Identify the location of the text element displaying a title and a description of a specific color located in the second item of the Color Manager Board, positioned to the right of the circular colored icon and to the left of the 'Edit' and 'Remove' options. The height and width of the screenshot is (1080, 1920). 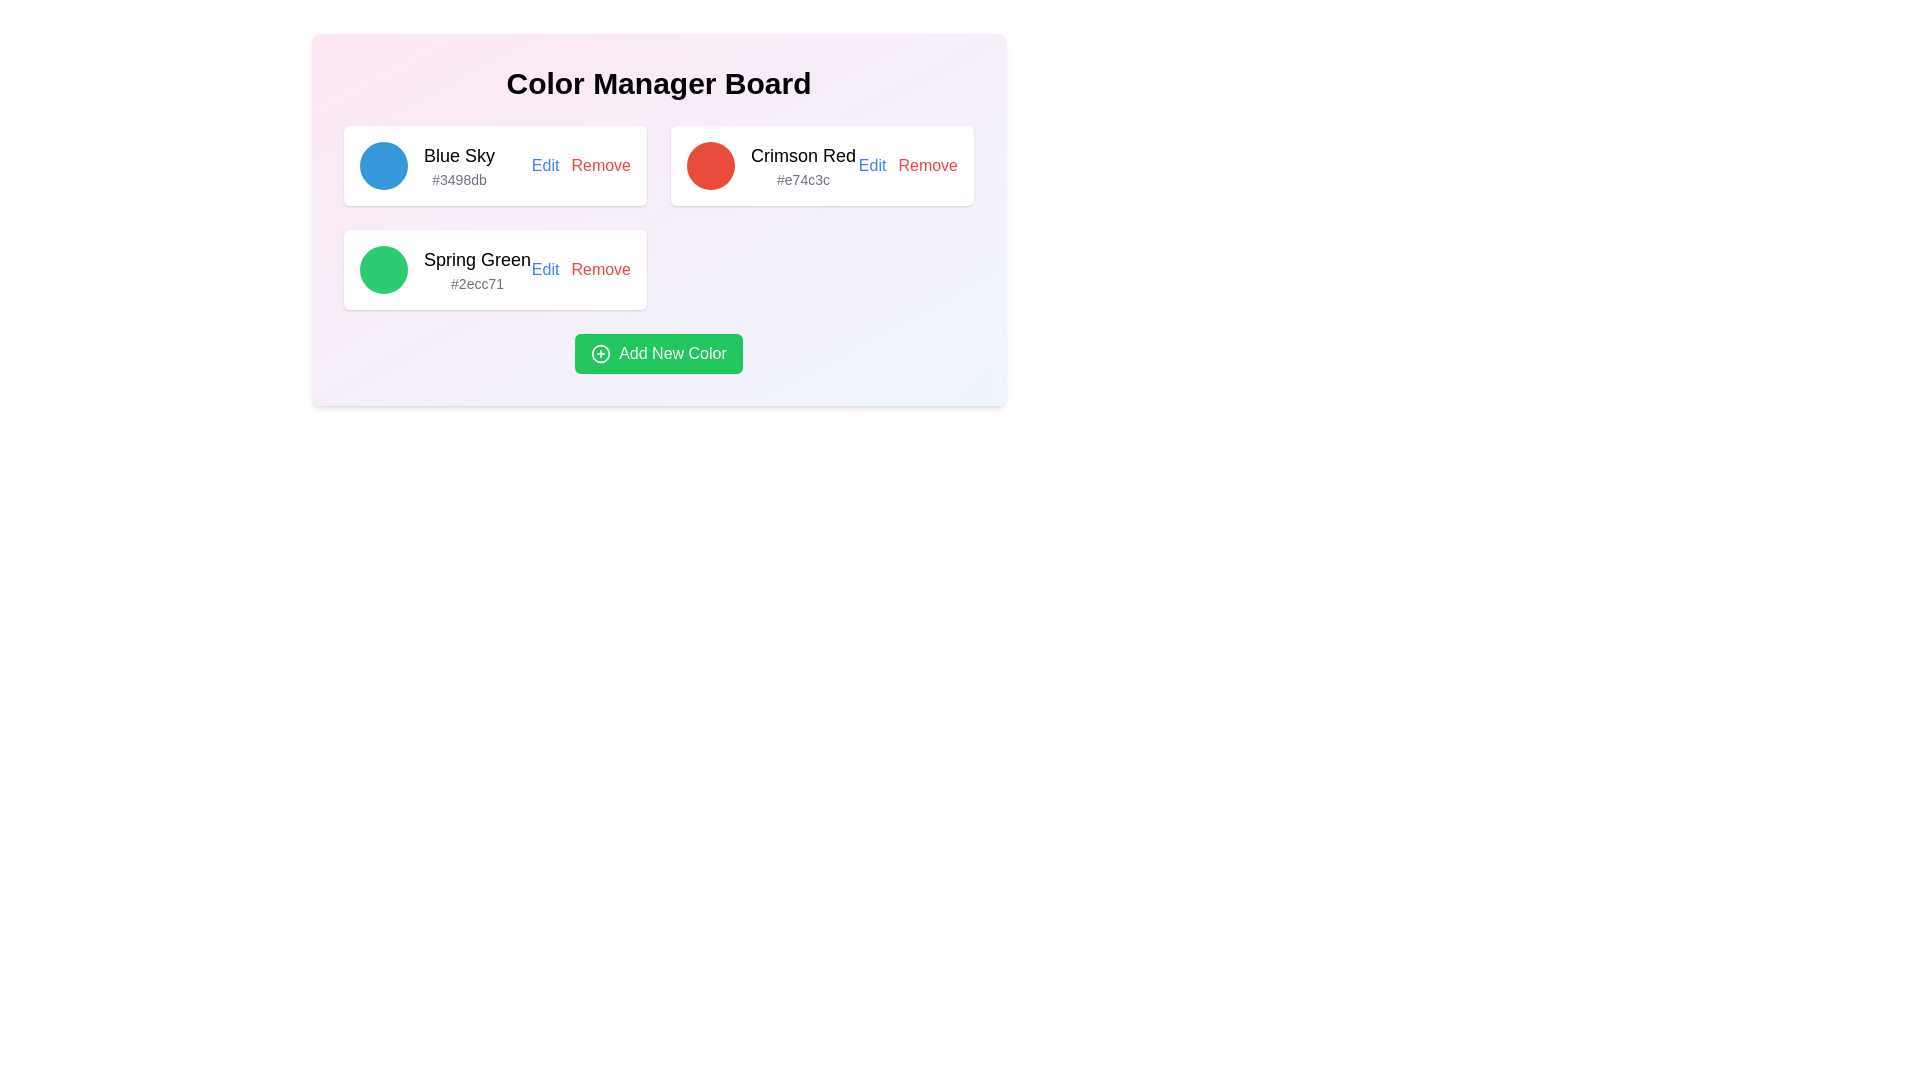
(803, 164).